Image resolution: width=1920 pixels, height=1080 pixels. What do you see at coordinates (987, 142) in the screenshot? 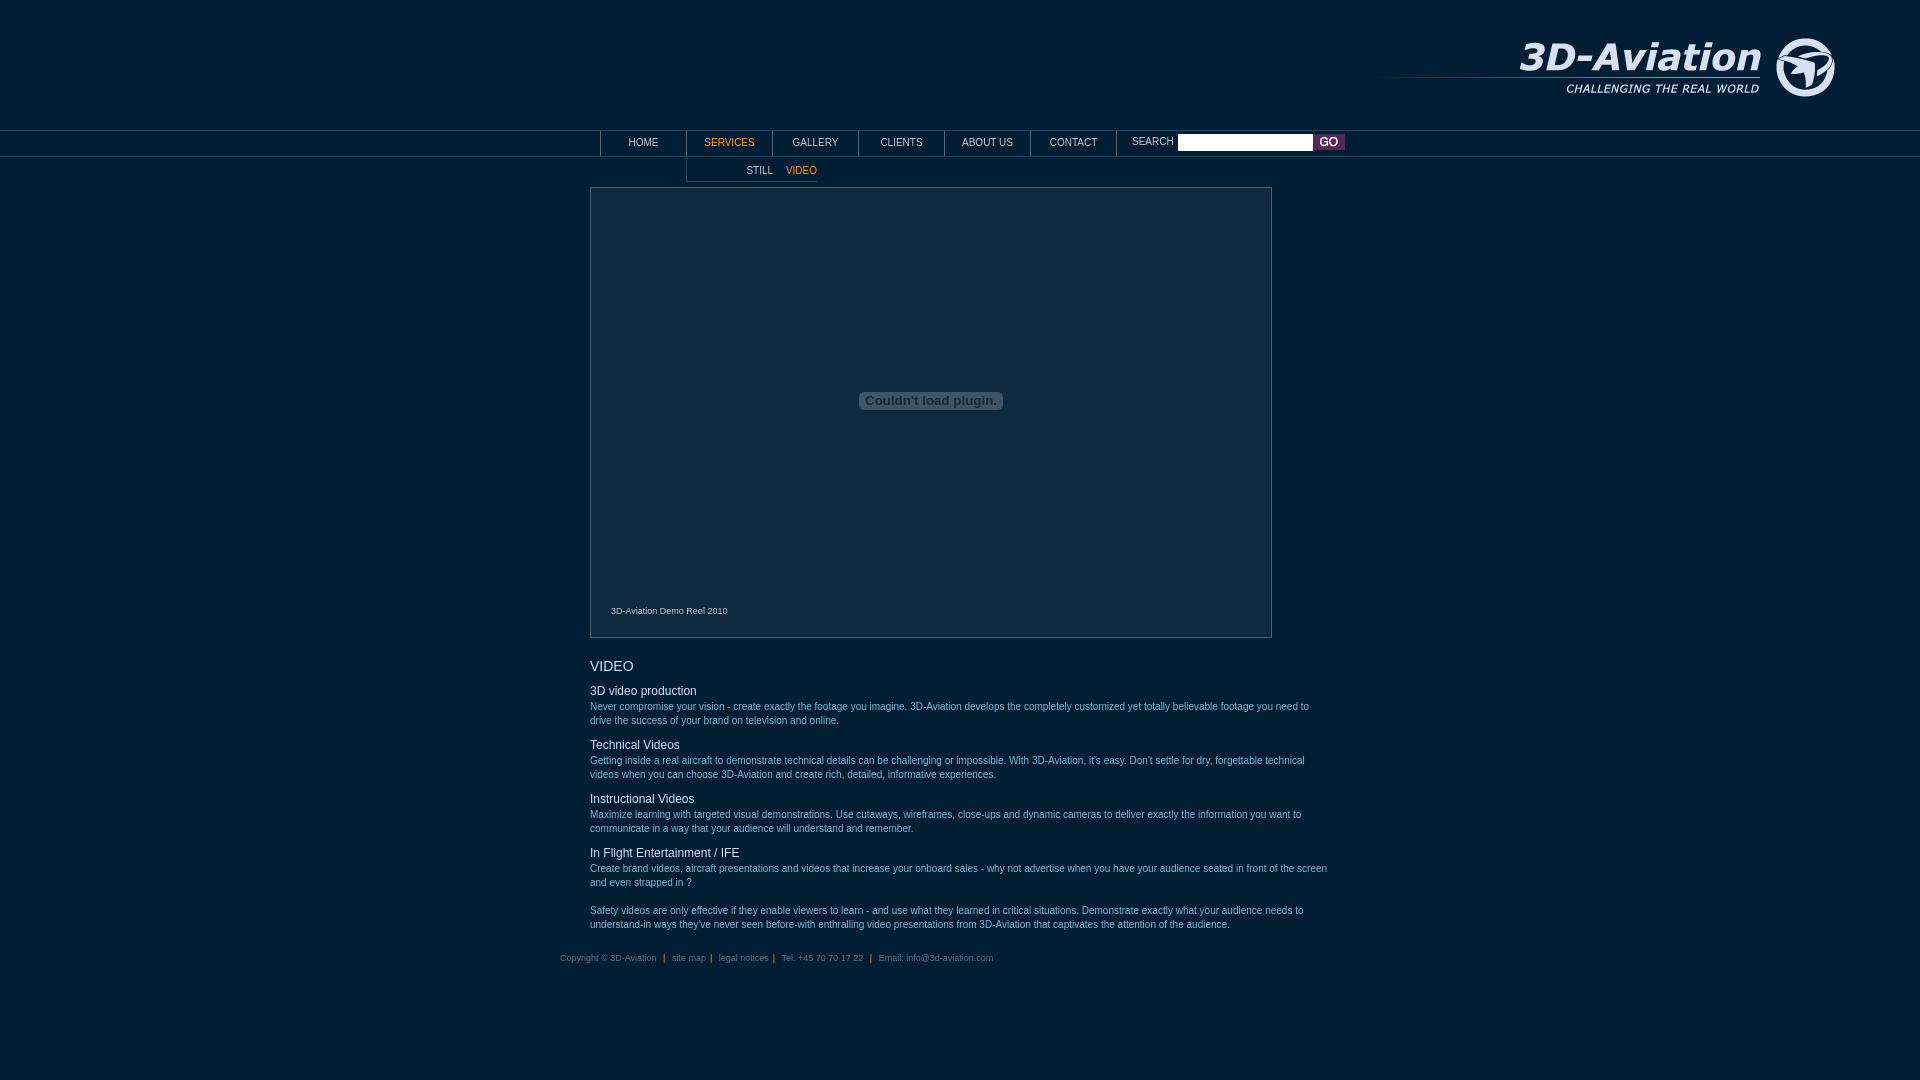
I see `'ABOUT US'` at bounding box center [987, 142].